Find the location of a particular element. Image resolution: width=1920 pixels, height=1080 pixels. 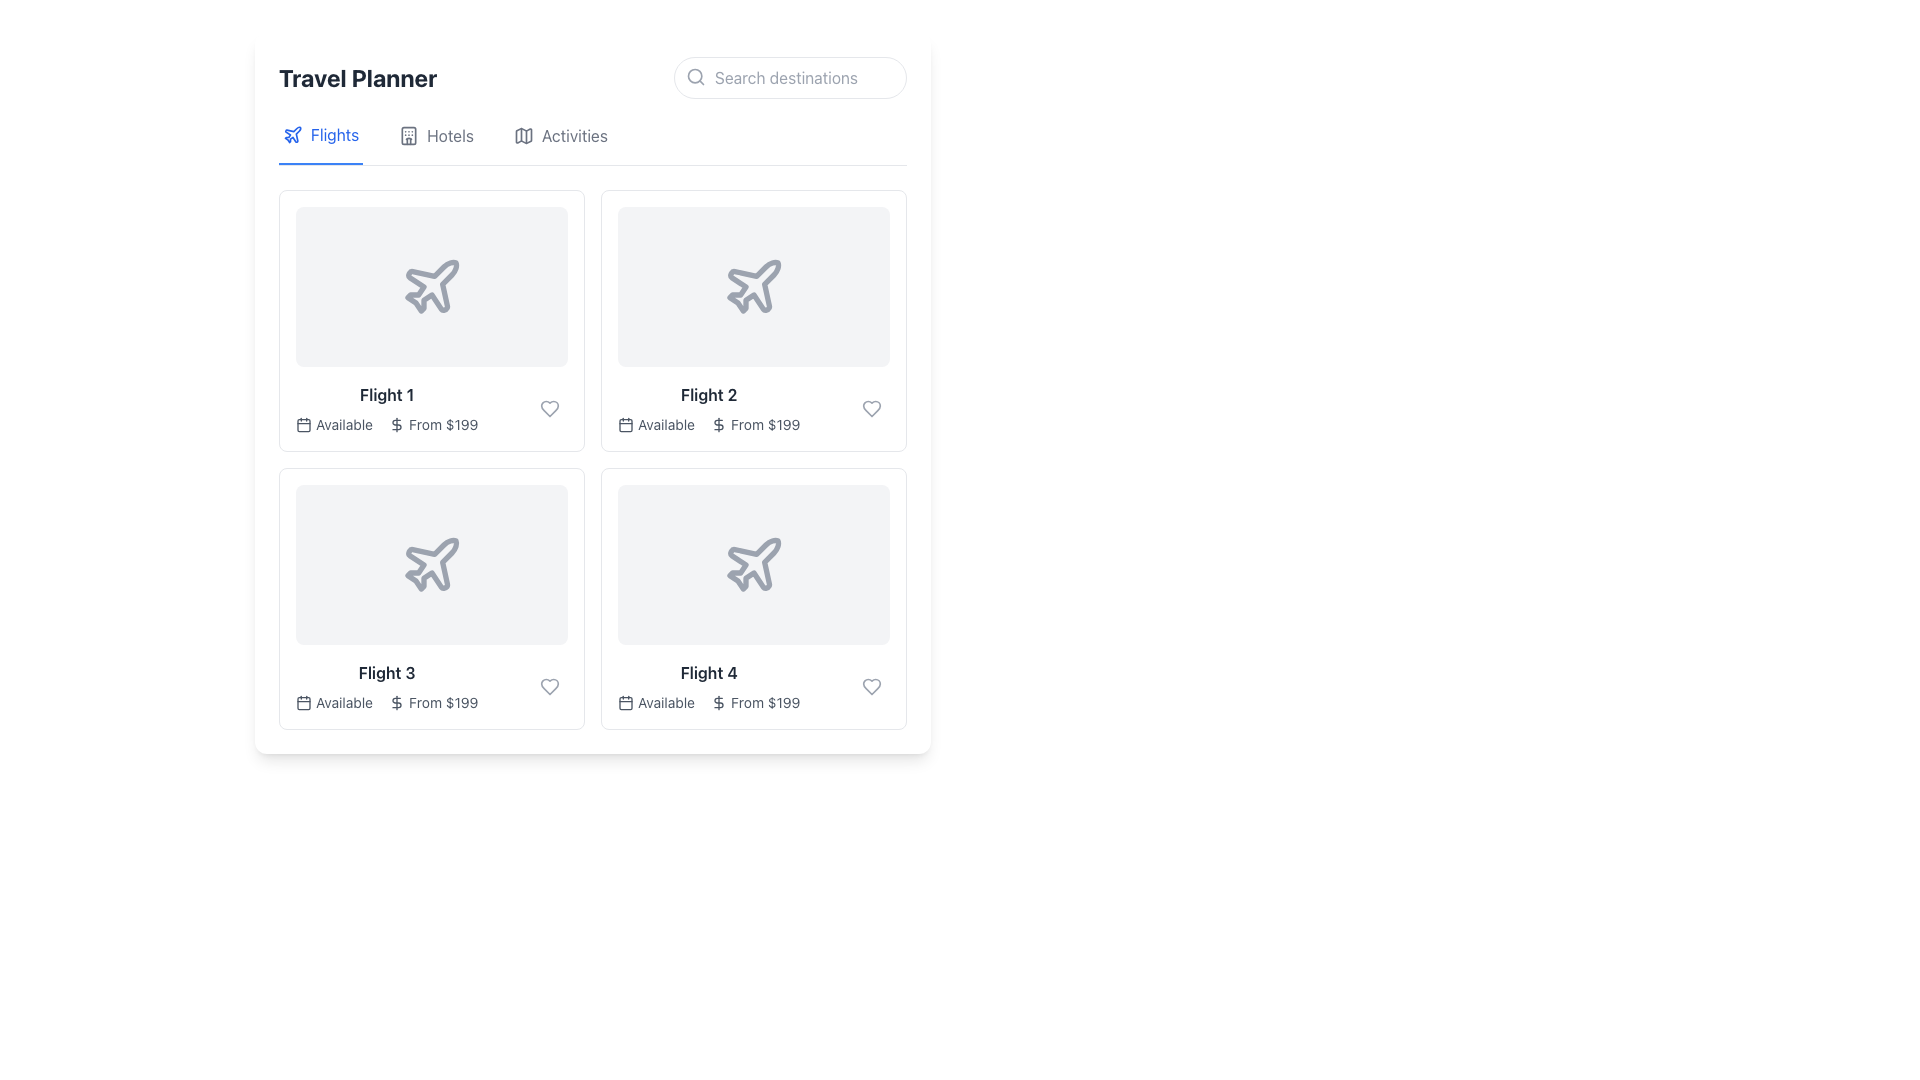

the 'From $199' text label with an icon located in the lower section of the fourth card is located at coordinates (754, 701).